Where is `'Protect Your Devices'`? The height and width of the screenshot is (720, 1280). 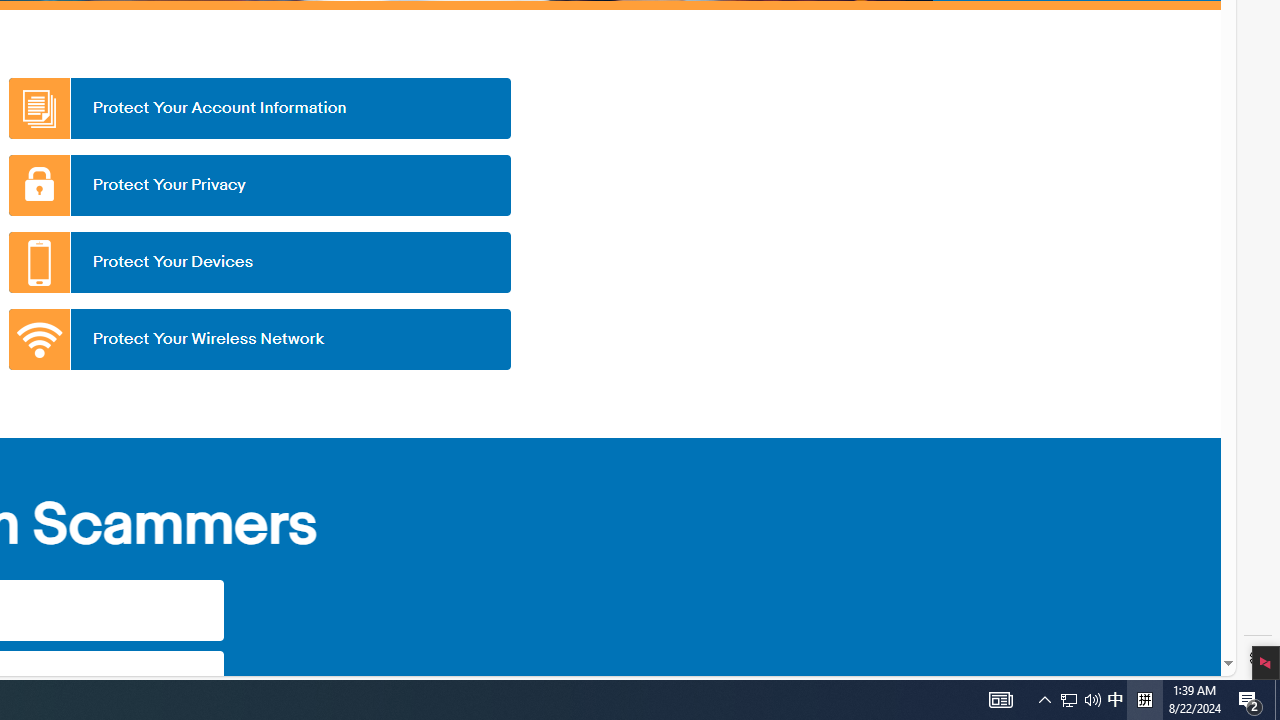 'Protect Your Devices' is located at coordinates (258, 261).